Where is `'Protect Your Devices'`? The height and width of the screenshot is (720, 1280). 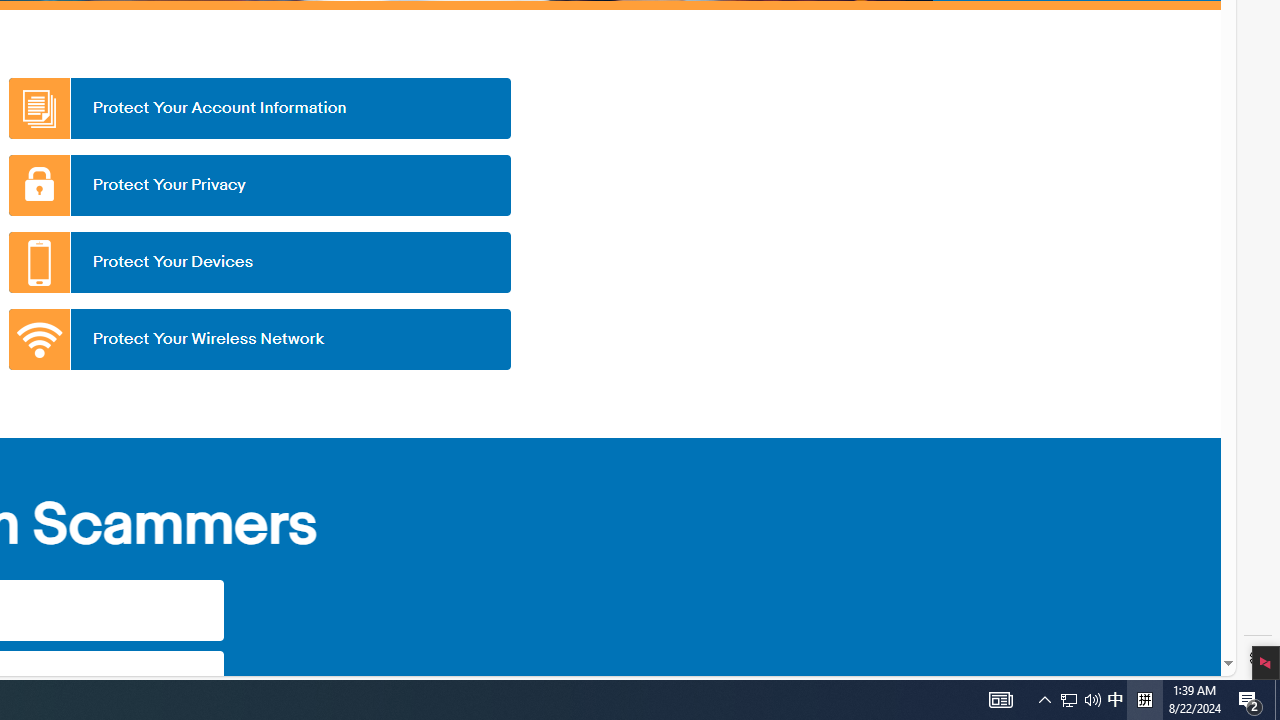 'Protect Your Devices' is located at coordinates (258, 261).